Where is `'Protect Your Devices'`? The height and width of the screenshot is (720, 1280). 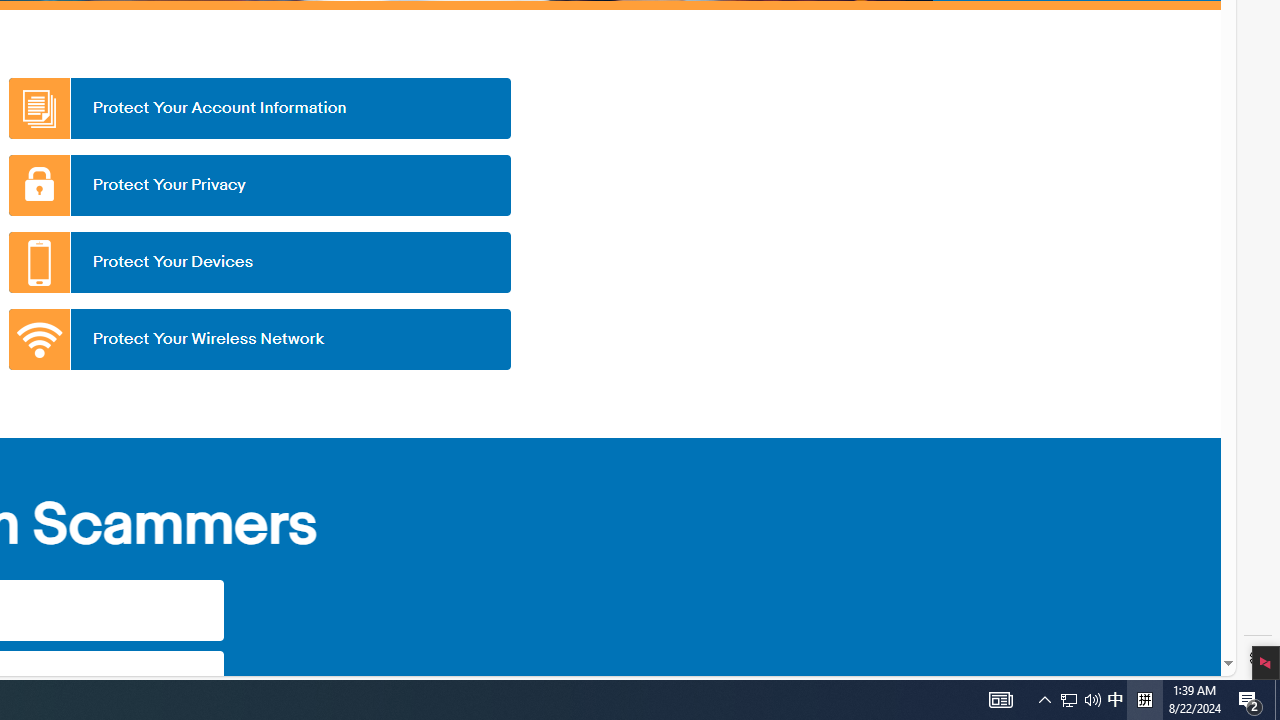 'Protect Your Devices' is located at coordinates (258, 261).